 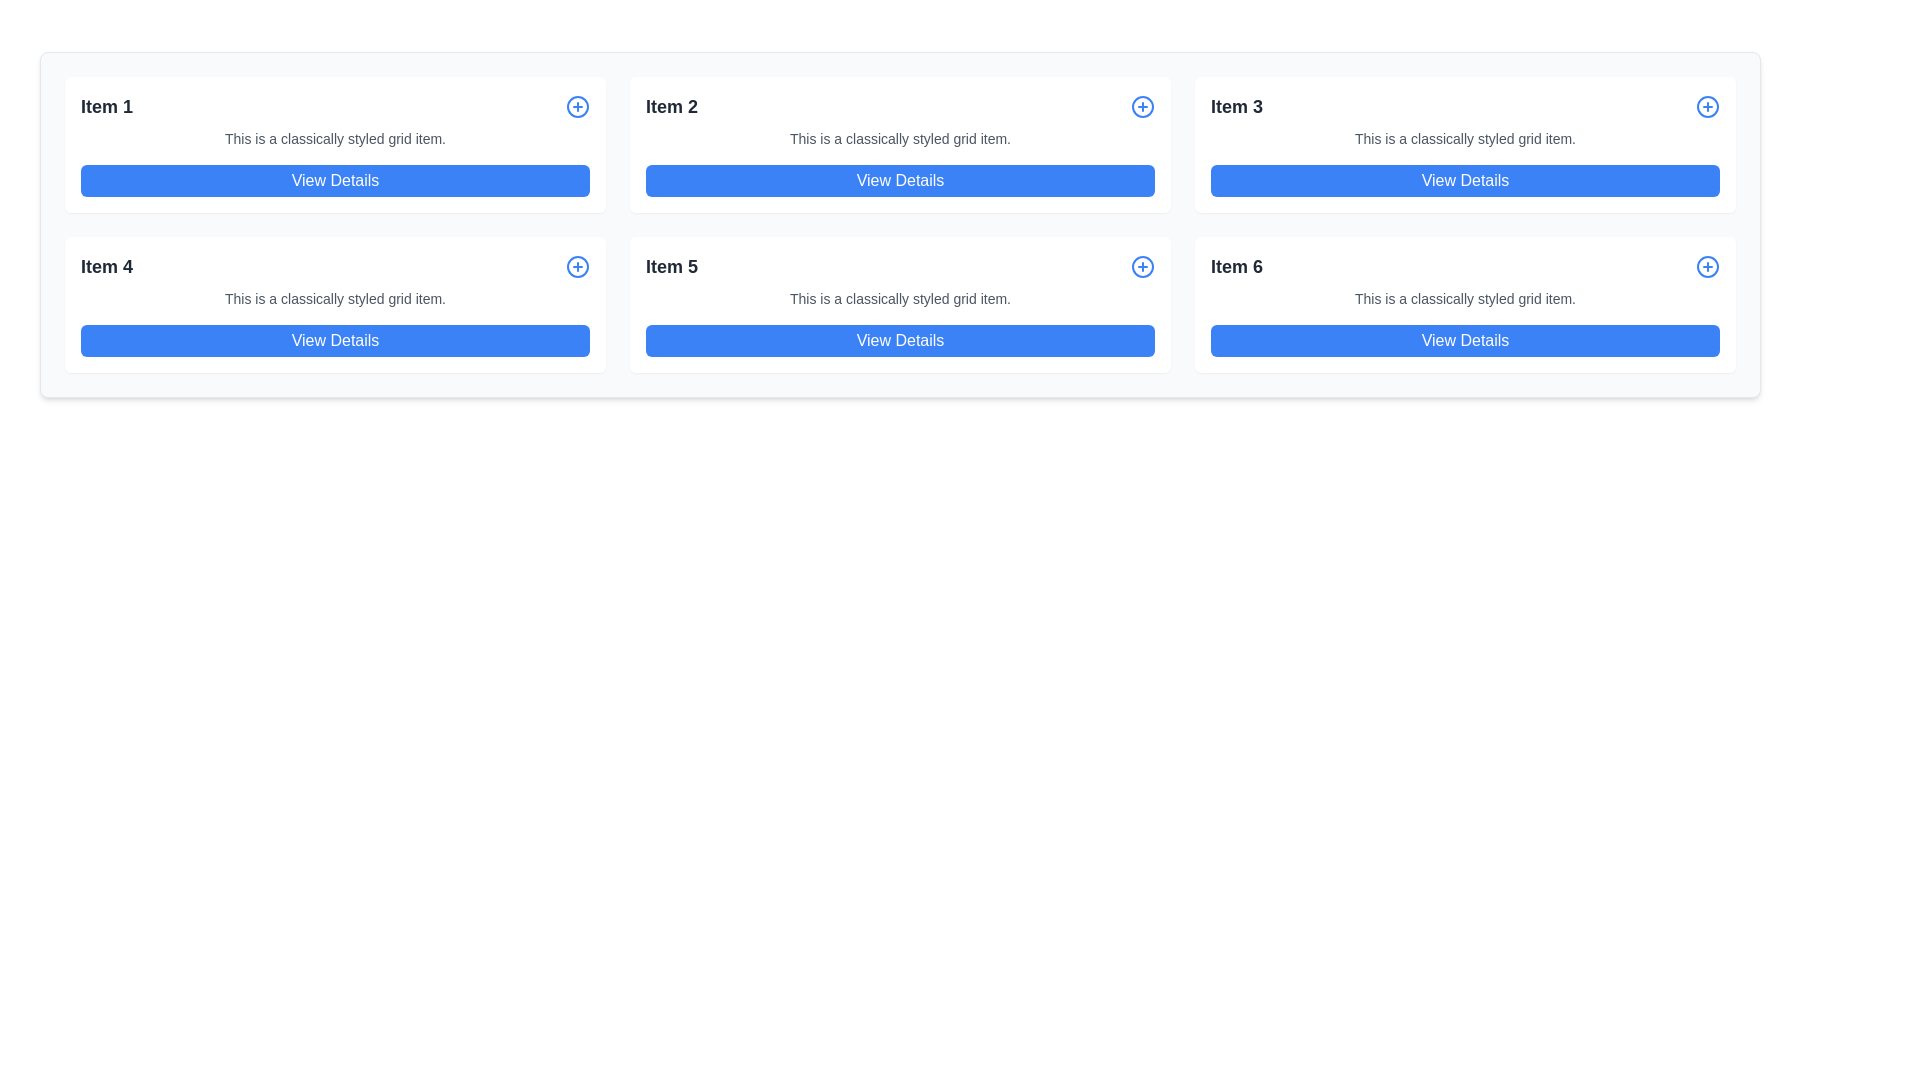 What do you see at coordinates (1236, 265) in the screenshot?
I see `text from the Text Label that serves as the title for its associated grid card, located in the second row and third column of the grid layout` at bounding box center [1236, 265].